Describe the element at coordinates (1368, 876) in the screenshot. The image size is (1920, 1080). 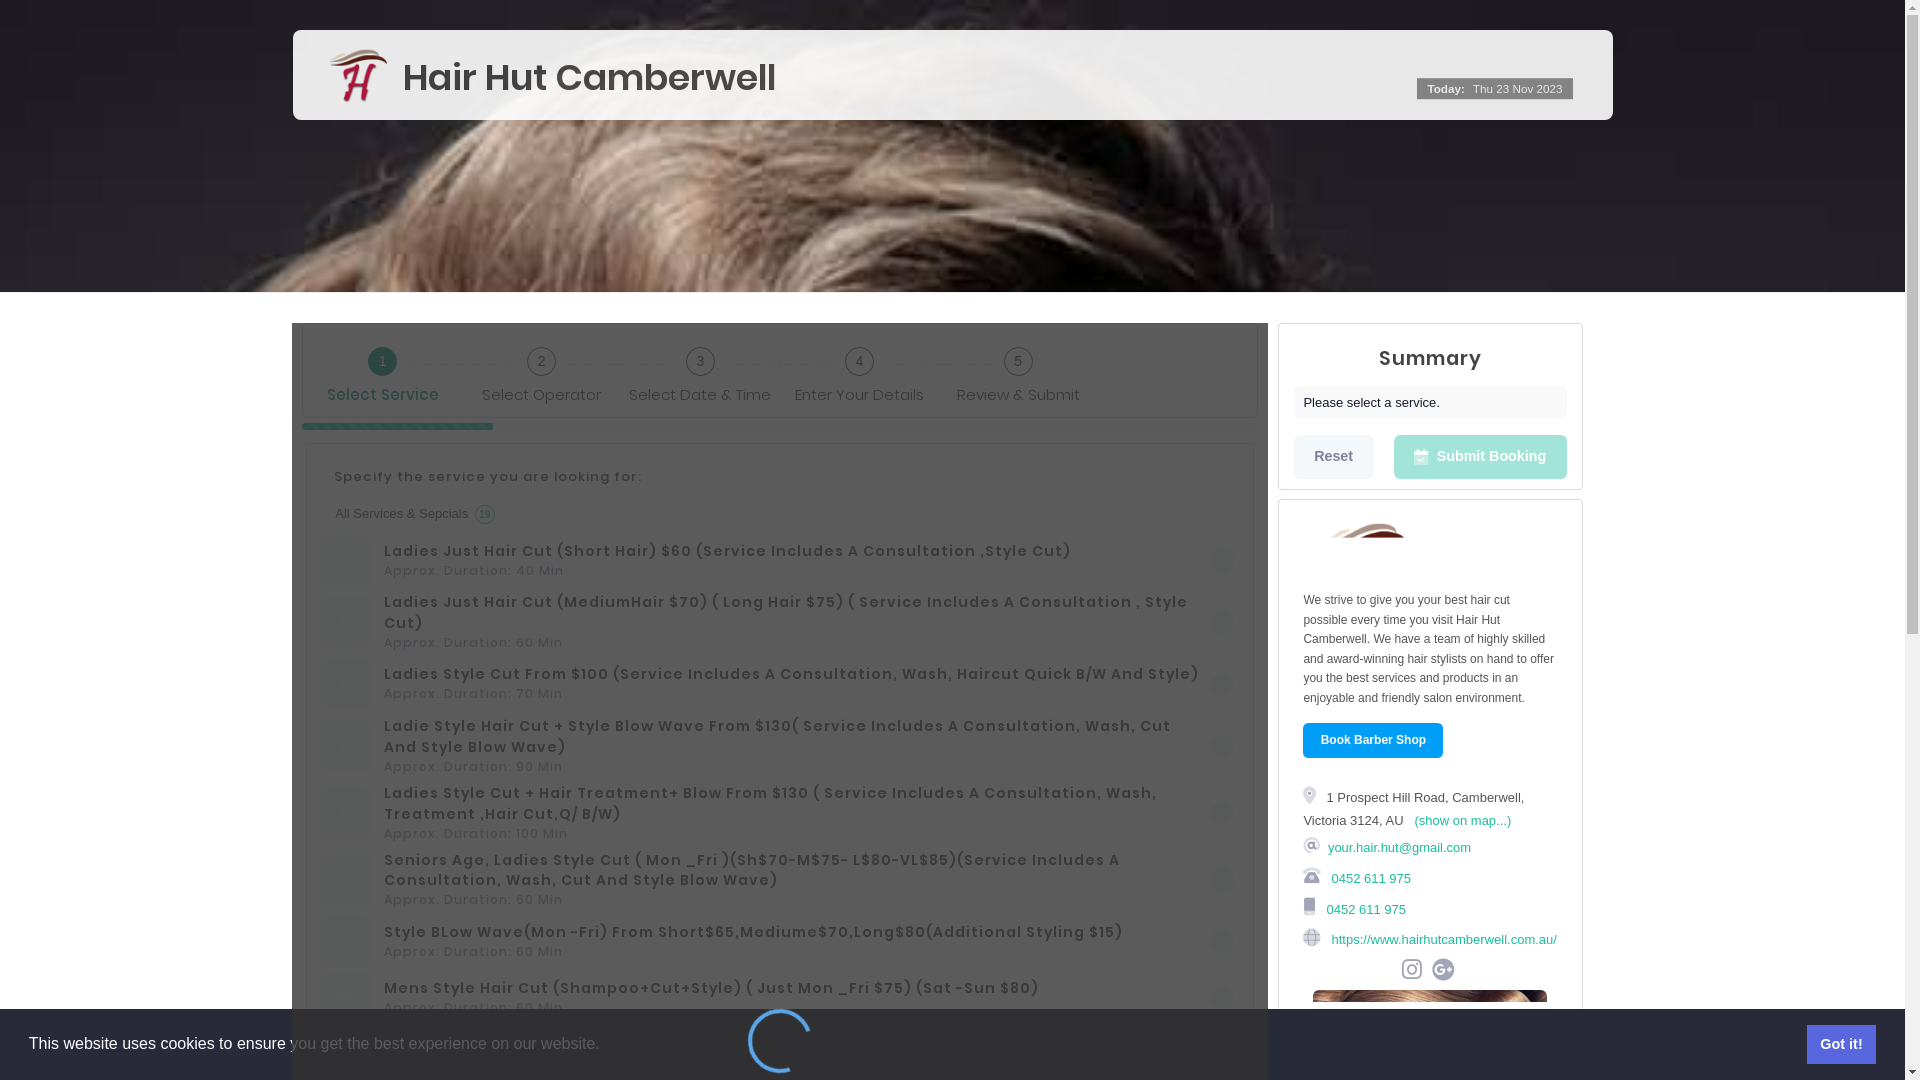
I see `'0452 611 975'` at that location.